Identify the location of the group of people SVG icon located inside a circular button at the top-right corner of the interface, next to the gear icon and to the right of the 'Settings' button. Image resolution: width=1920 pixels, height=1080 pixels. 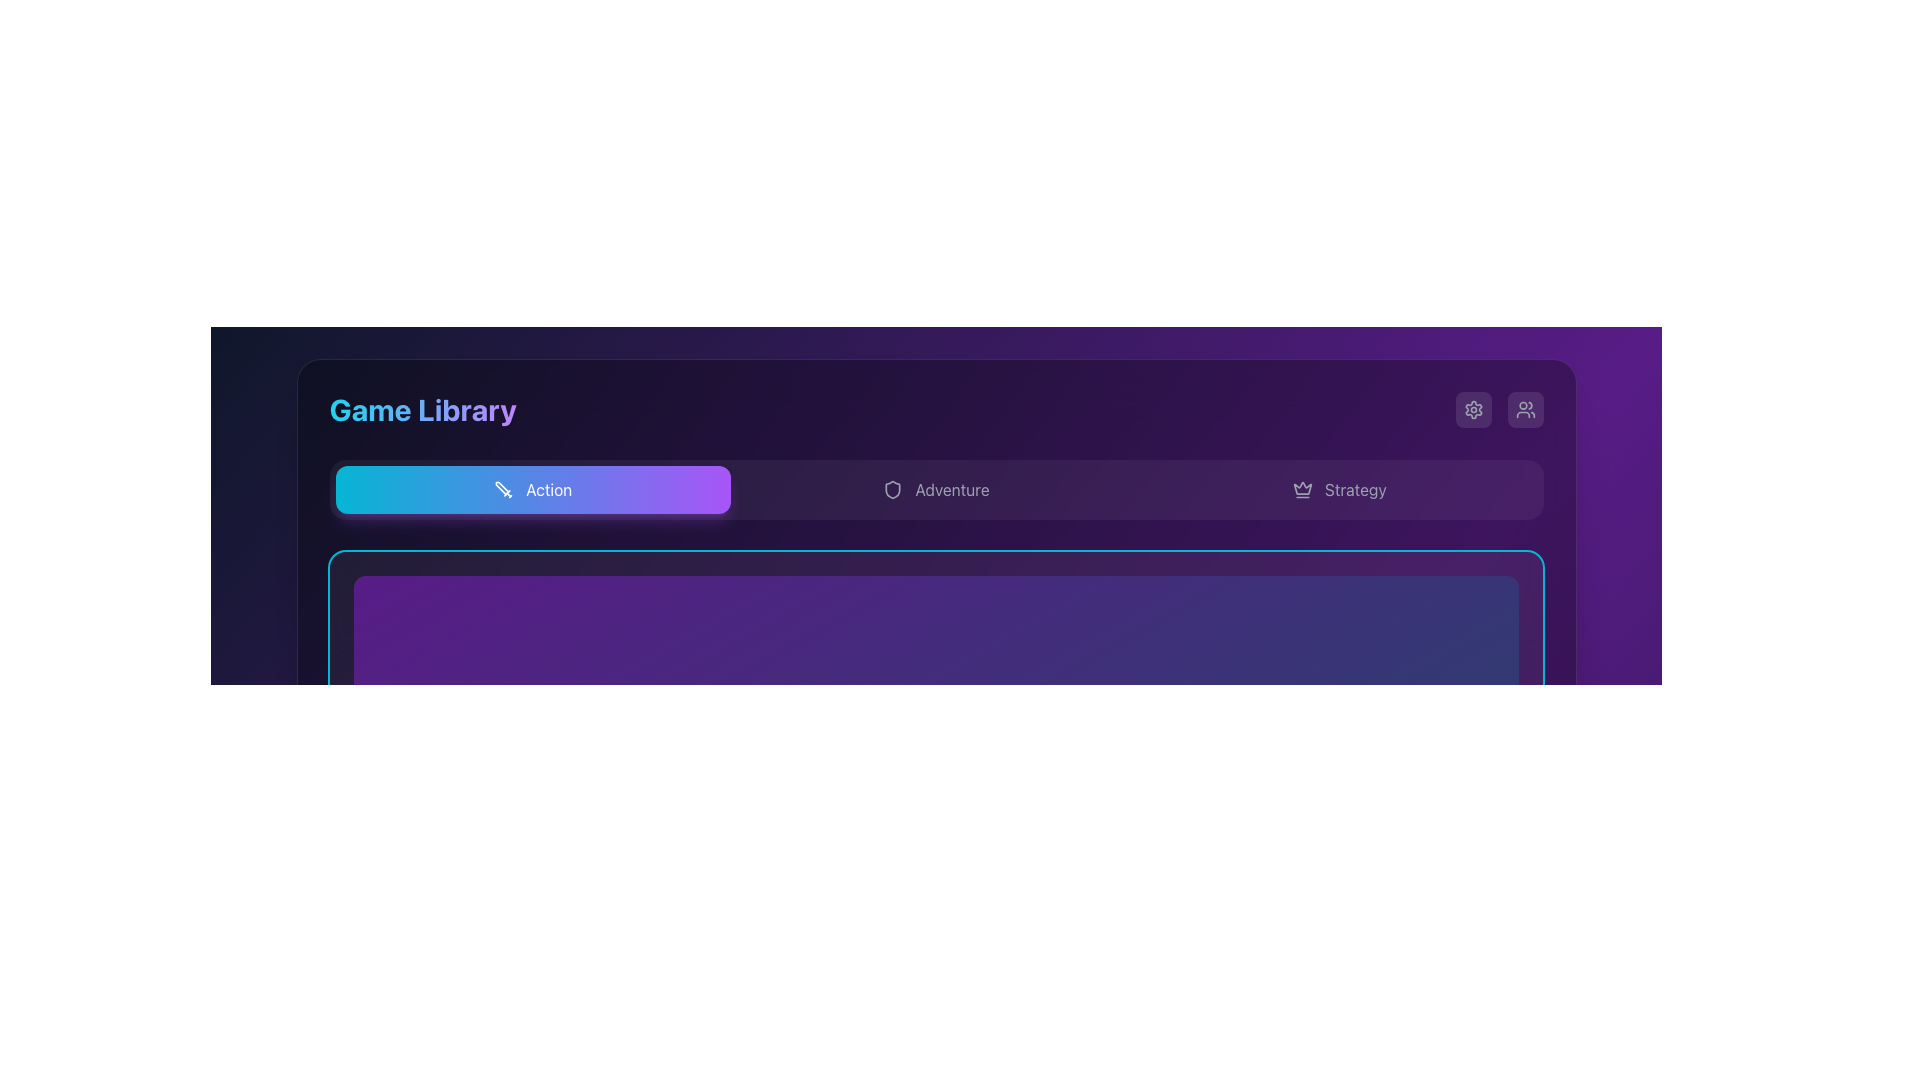
(1524, 408).